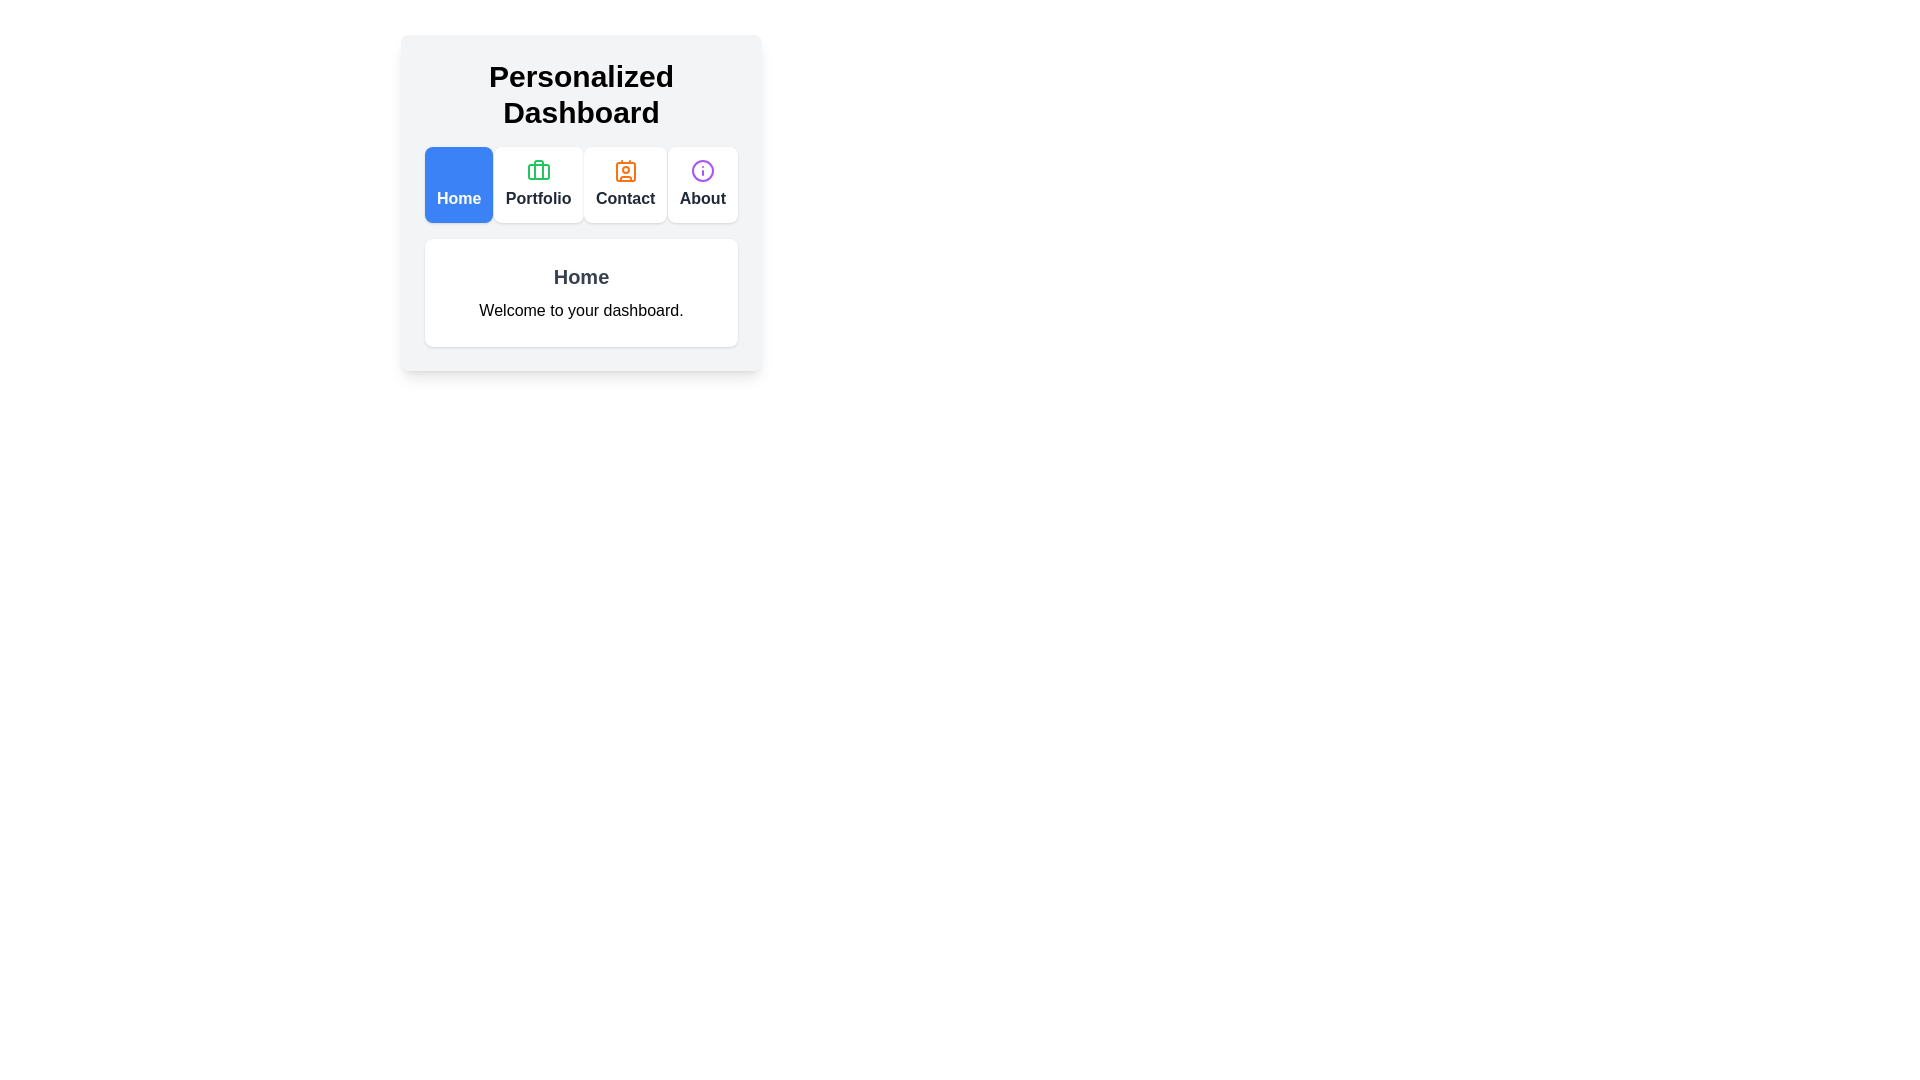 The image size is (1920, 1080). Describe the element at coordinates (702, 185) in the screenshot. I see `the tab labeled About` at that location.